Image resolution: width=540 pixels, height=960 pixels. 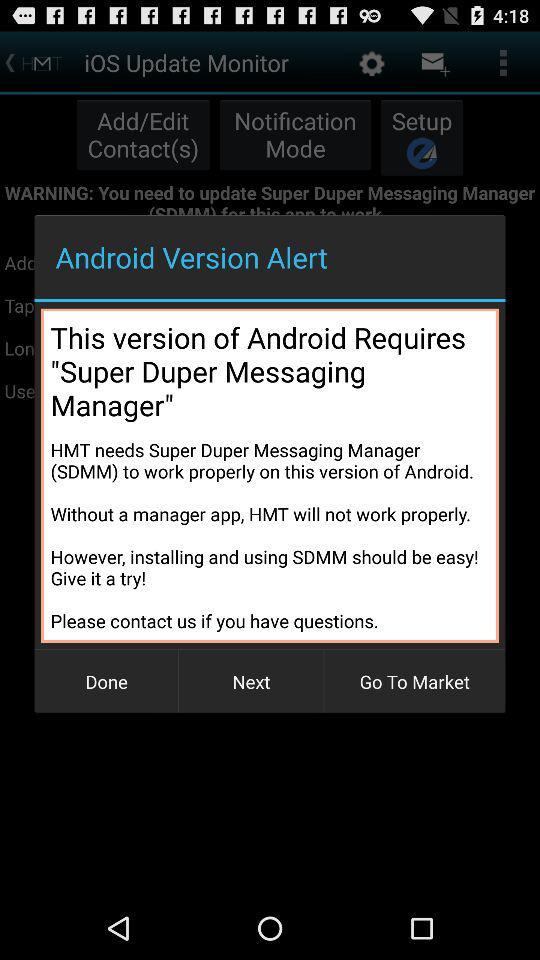 What do you see at coordinates (413, 681) in the screenshot?
I see `the go to market` at bounding box center [413, 681].